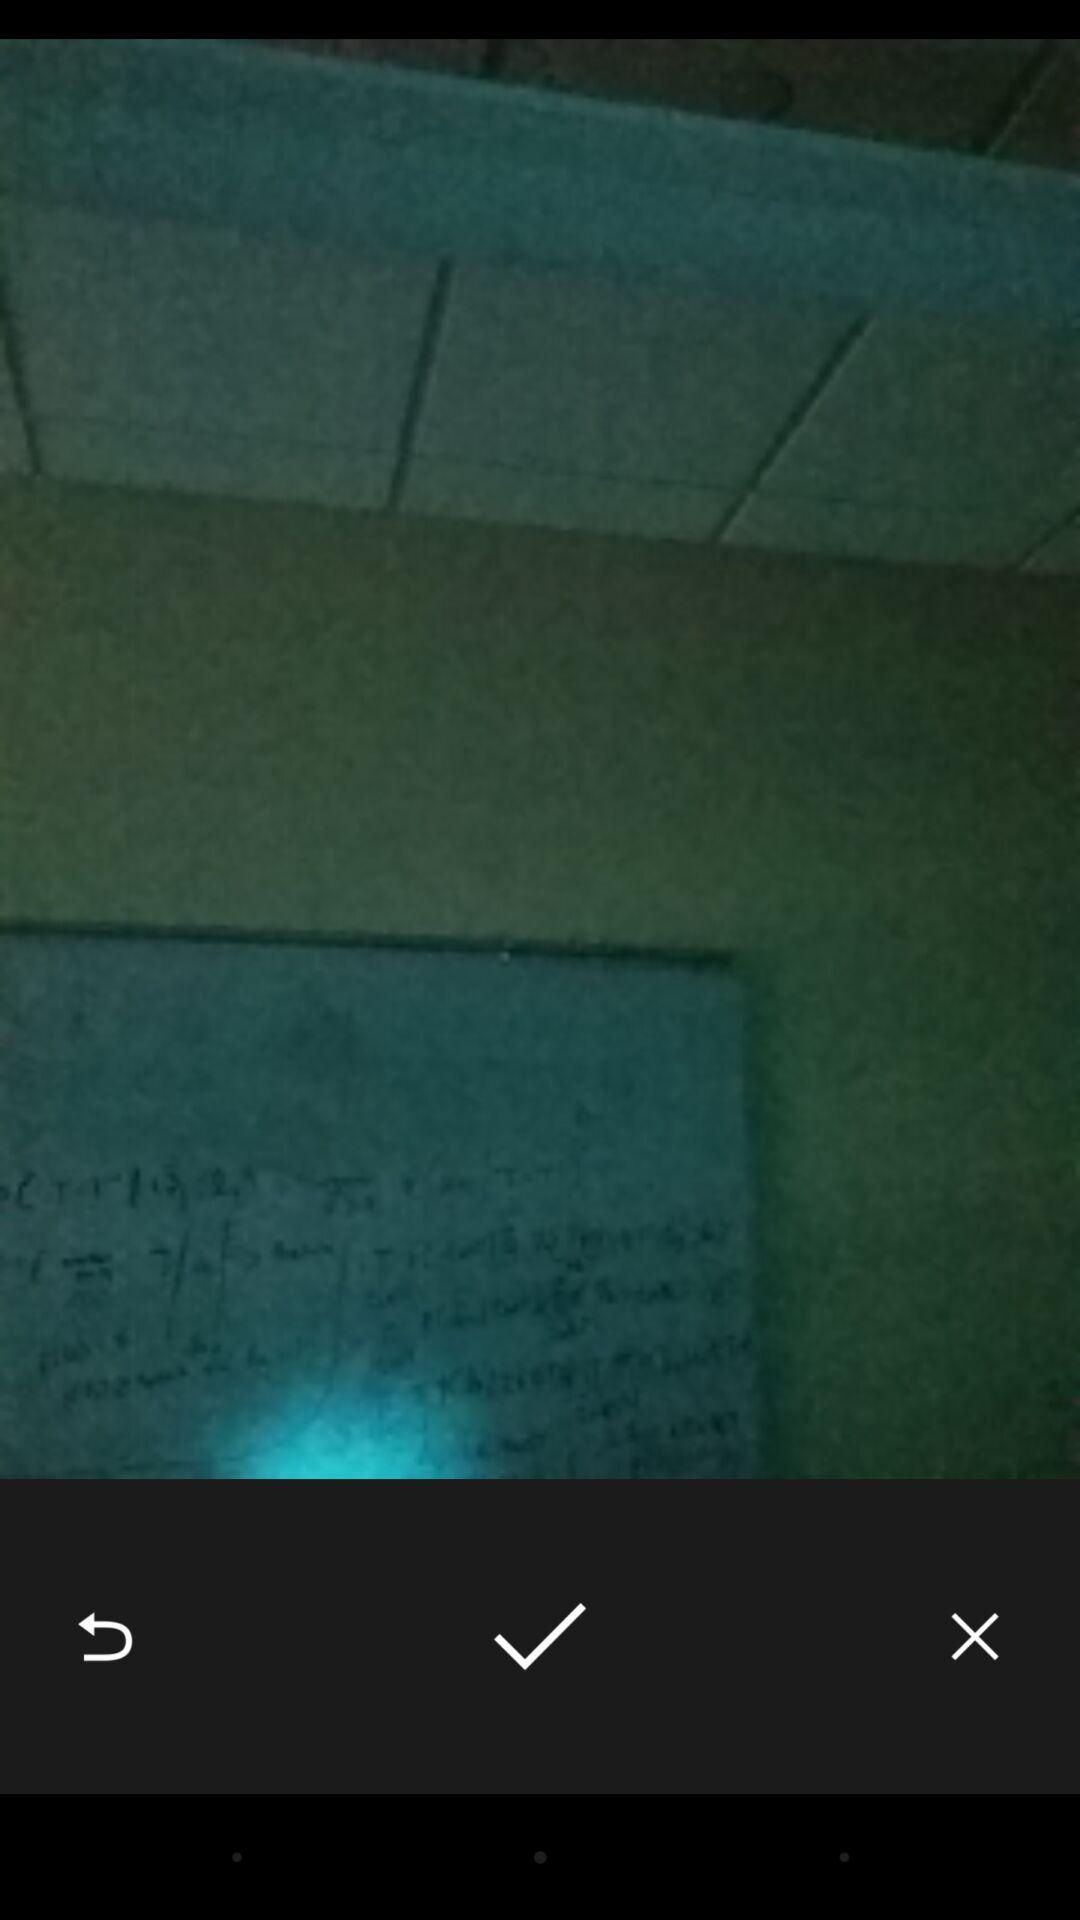 This screenshot has width=1080, height=1920. What do you see at coordinates (974, 1636) in the screenshot?
I see `icon at the bottom right corner` at bounding box center [974, 1636].